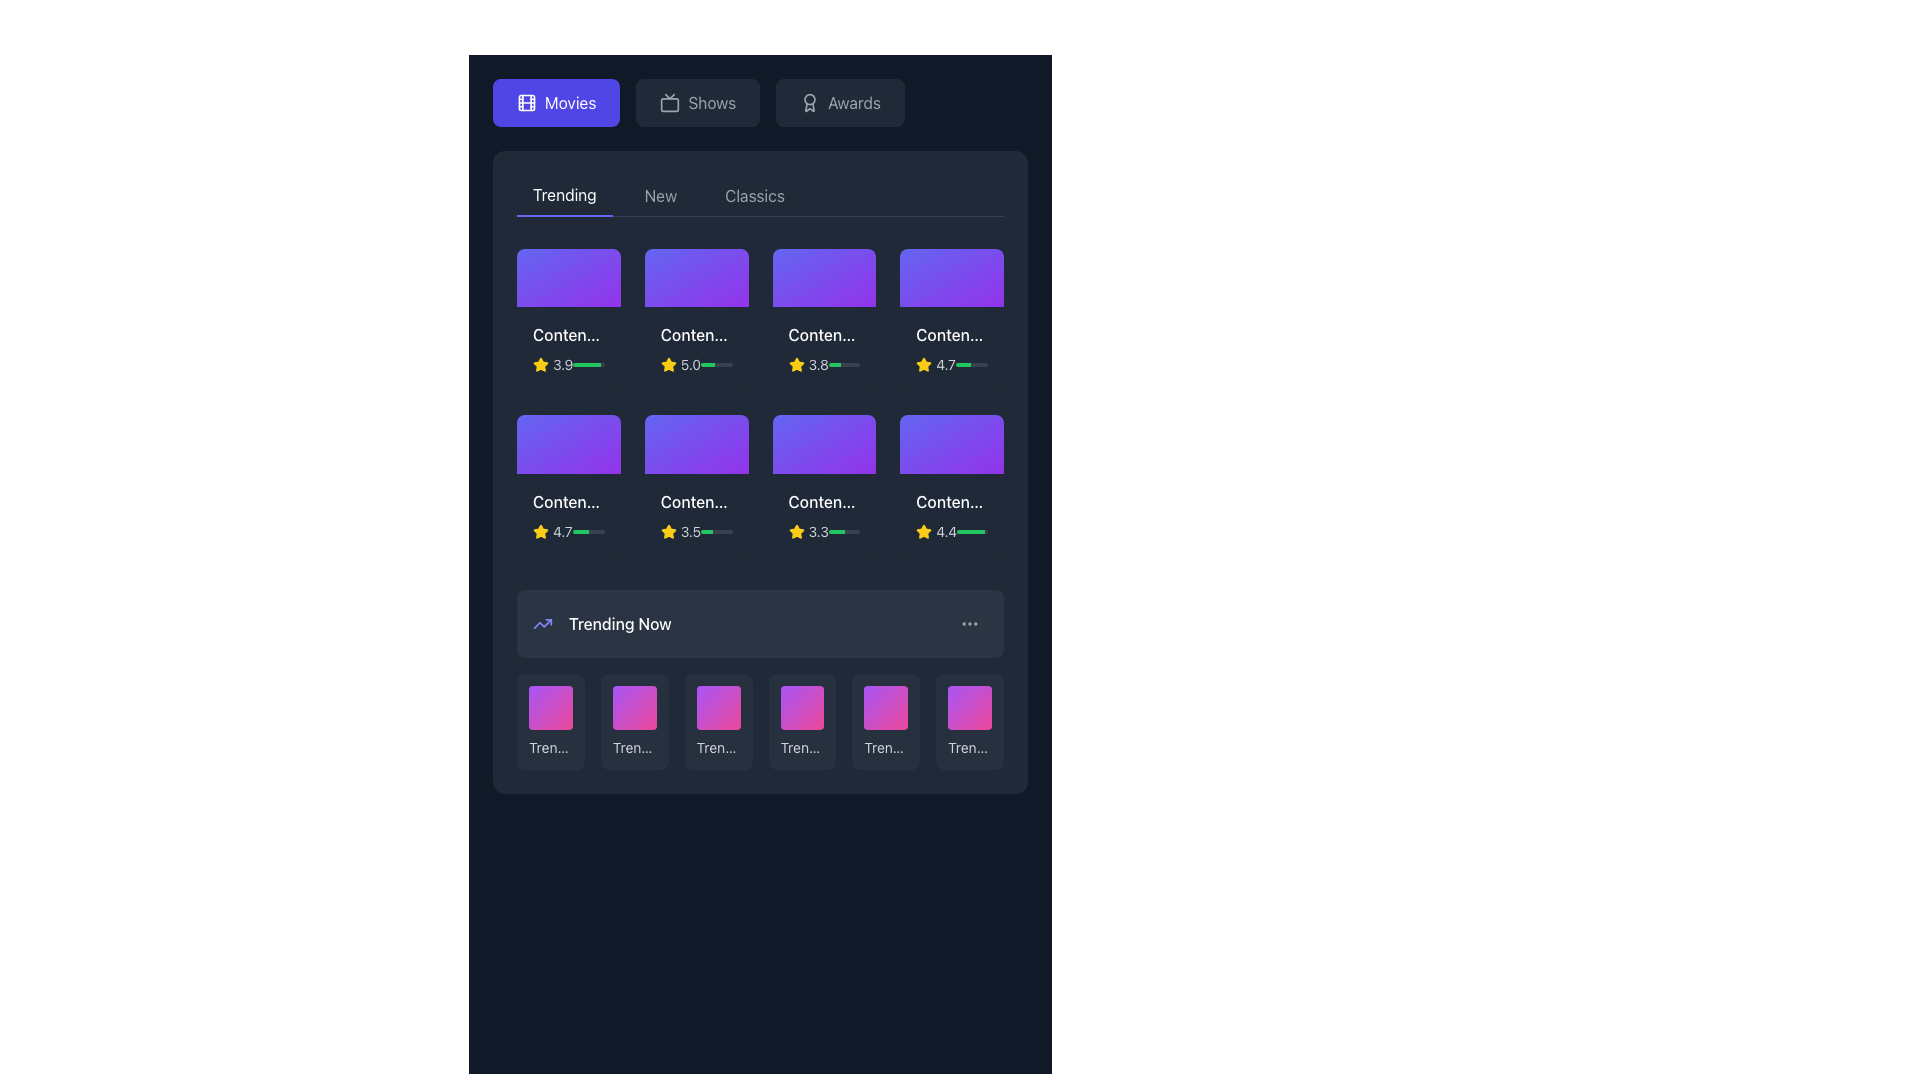 The image size is (1920, 1080). What do you see at coordinates (569, 103) in the screenshot?
I see `the 'Movies' text label that is embedded in a clickable button within the top-left region of the interface's horizontal navigation menu` at bounding box center [569, 103].